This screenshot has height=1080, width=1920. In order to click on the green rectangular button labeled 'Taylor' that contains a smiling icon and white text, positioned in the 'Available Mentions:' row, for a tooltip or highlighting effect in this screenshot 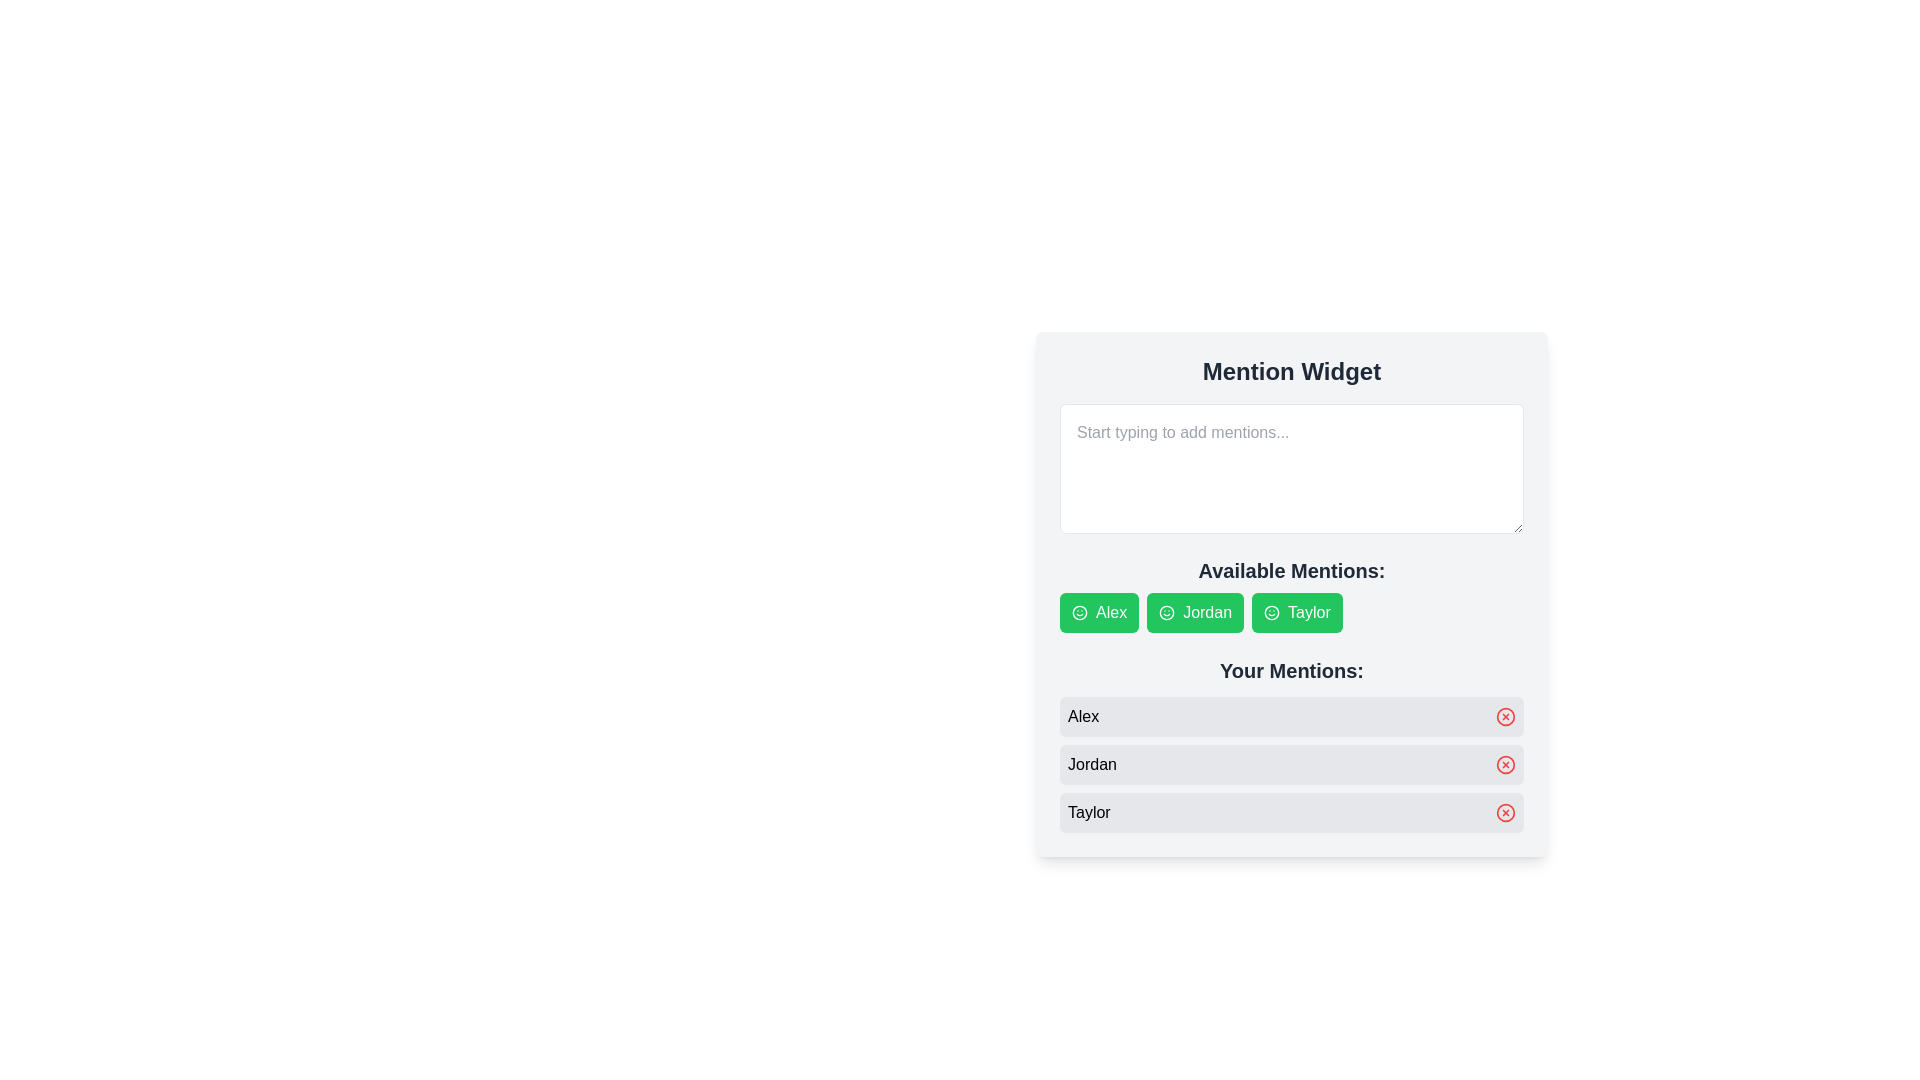, I will do `click(1297, 612)`.